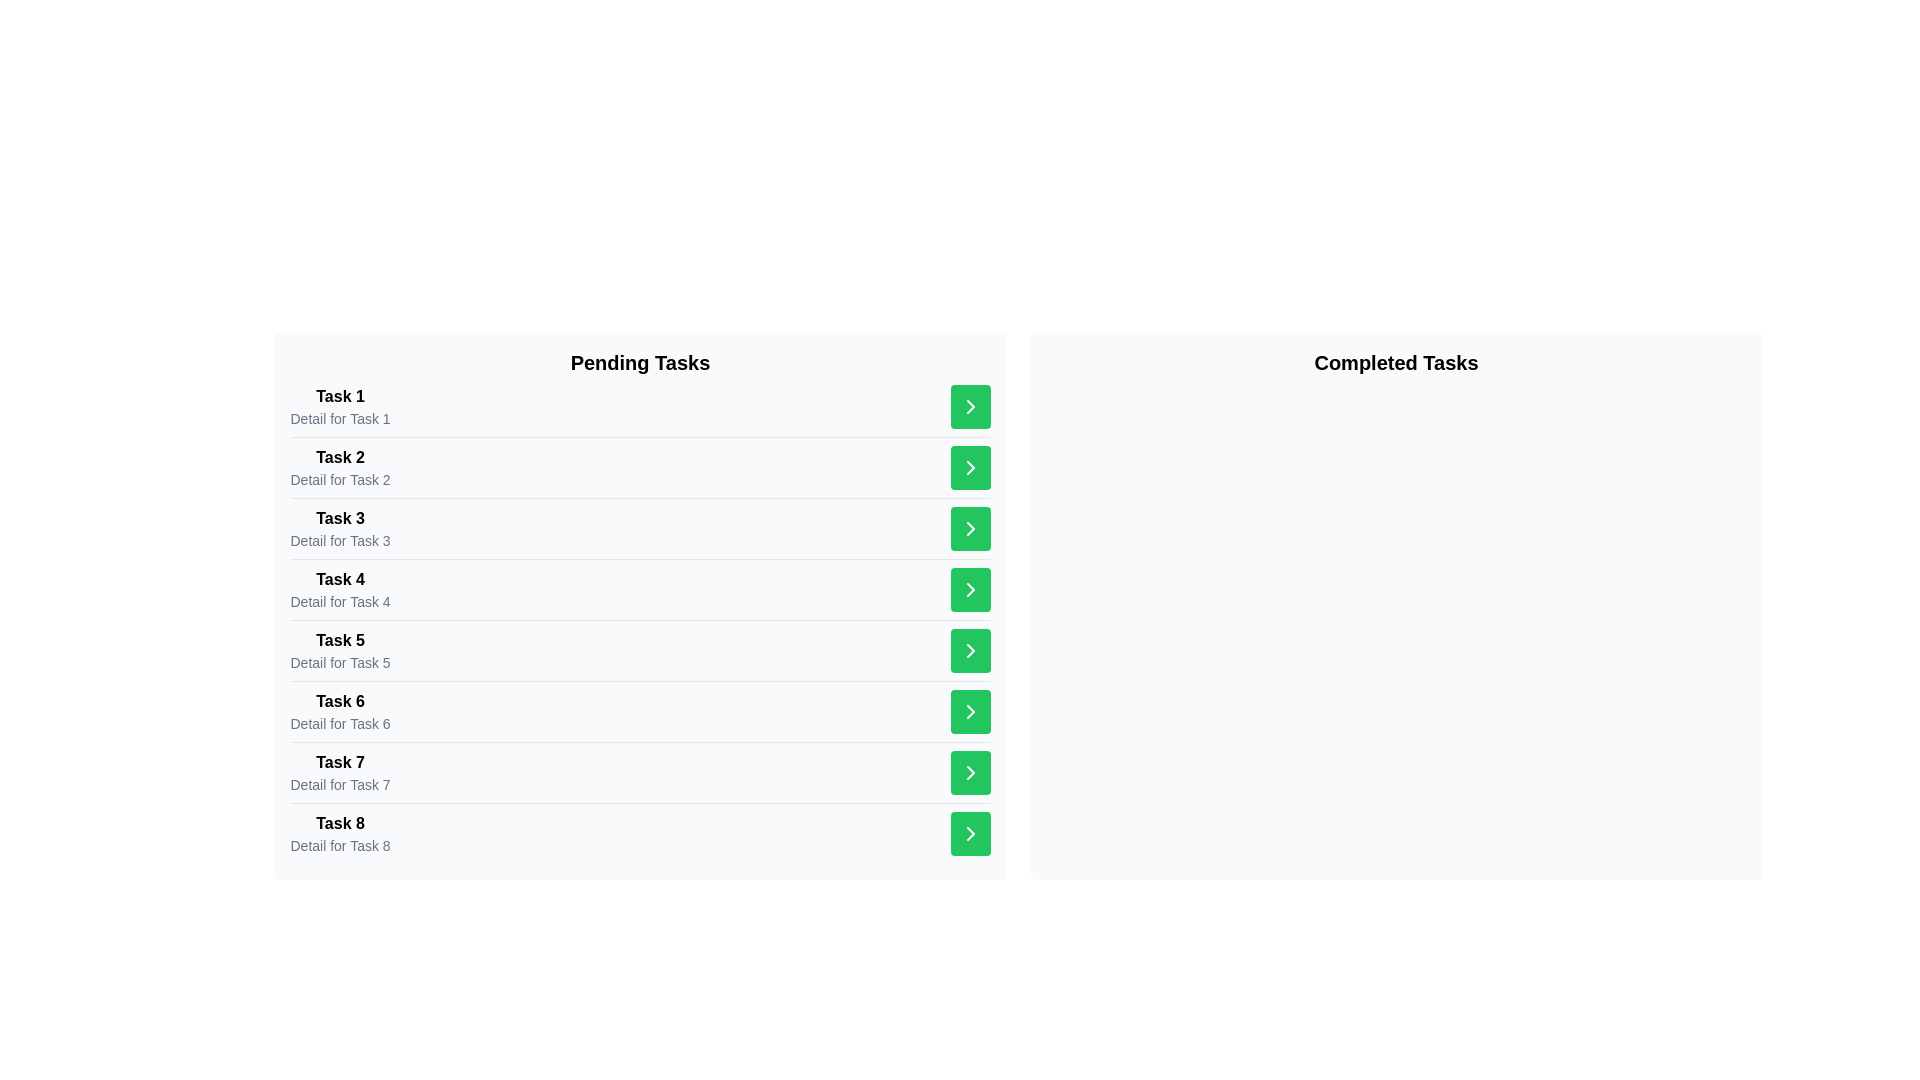 The image size is (1920, 1080). Describe the element at coordinates (970, 527) in the screenshot. I see `the chevron icon within the button for the 'Task 4' entry in the list of pending tasks` at that location.